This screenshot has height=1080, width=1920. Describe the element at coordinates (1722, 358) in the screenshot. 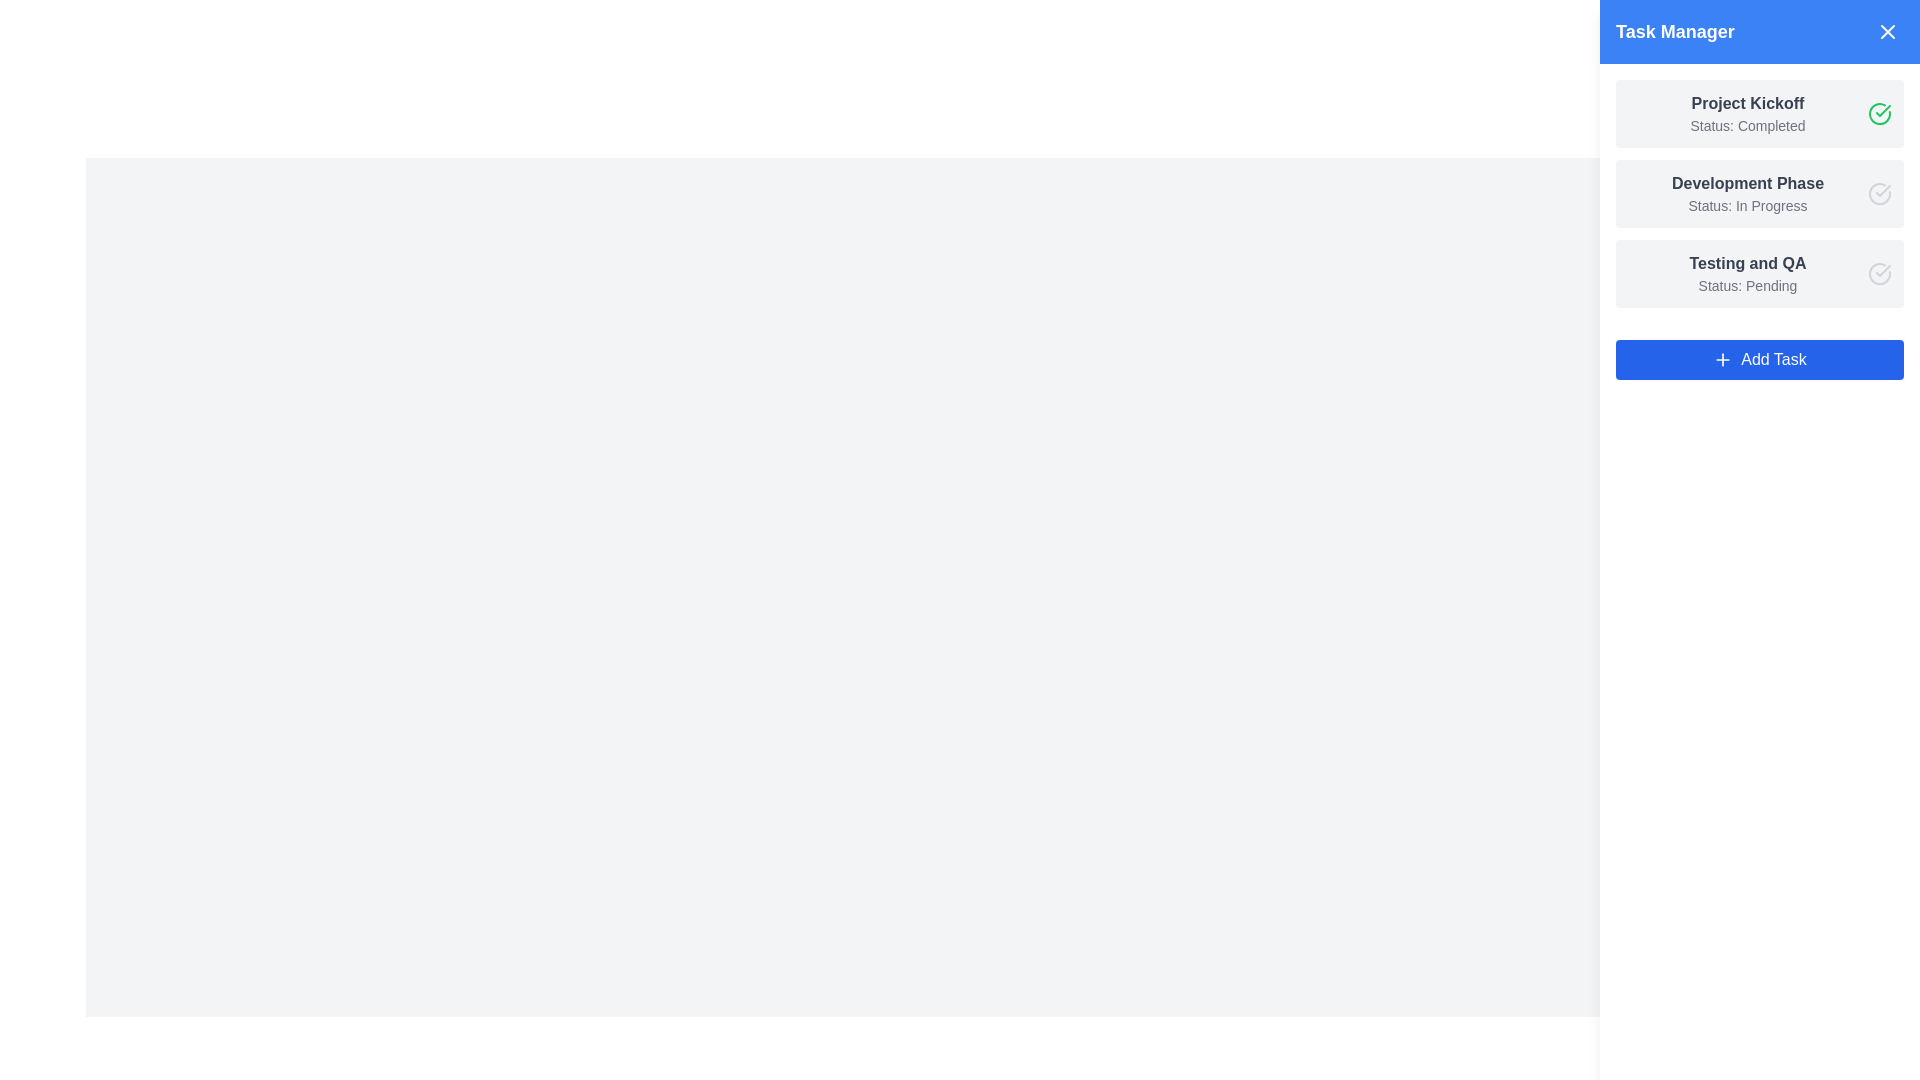

I see `the '+' SVG graphic icon located within the 'Add Task' button` at that location.